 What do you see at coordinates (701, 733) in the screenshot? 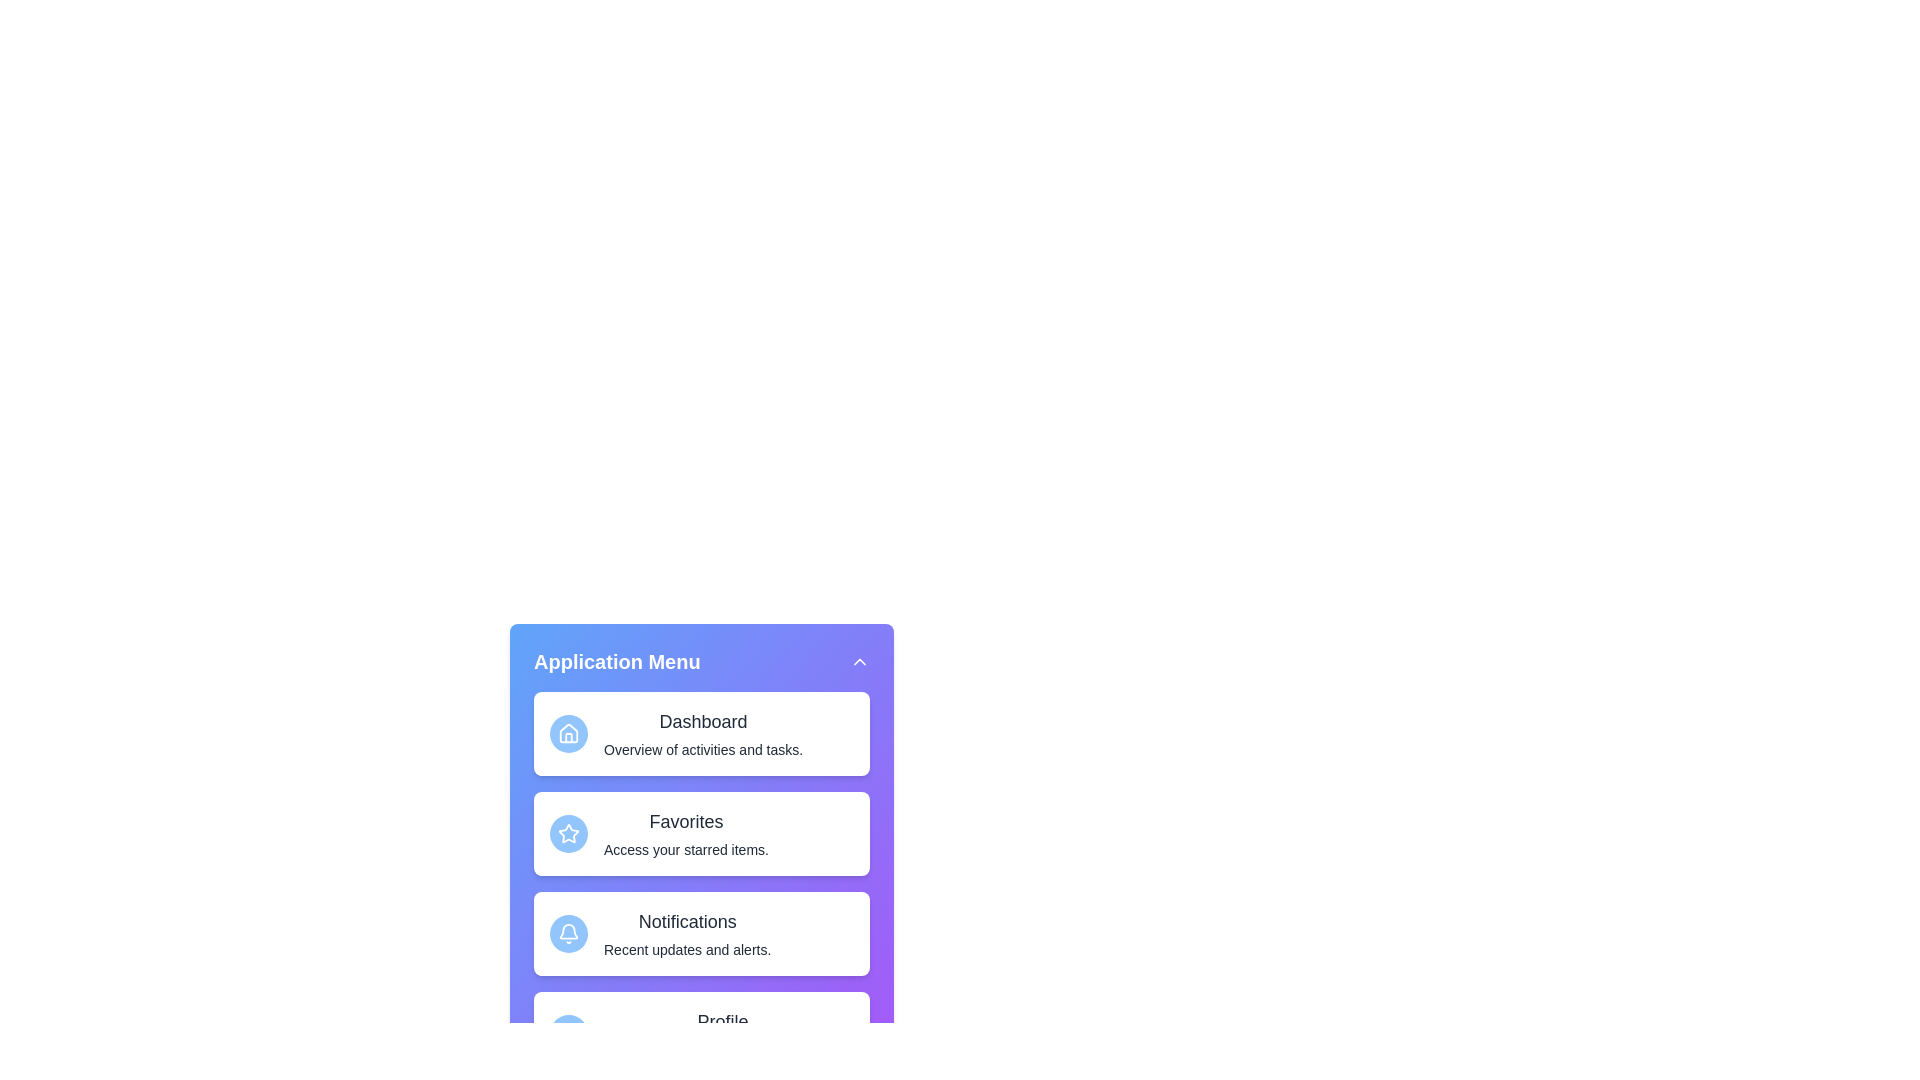
I see `the menu item Dashboard` at bounding box center [701, 733].